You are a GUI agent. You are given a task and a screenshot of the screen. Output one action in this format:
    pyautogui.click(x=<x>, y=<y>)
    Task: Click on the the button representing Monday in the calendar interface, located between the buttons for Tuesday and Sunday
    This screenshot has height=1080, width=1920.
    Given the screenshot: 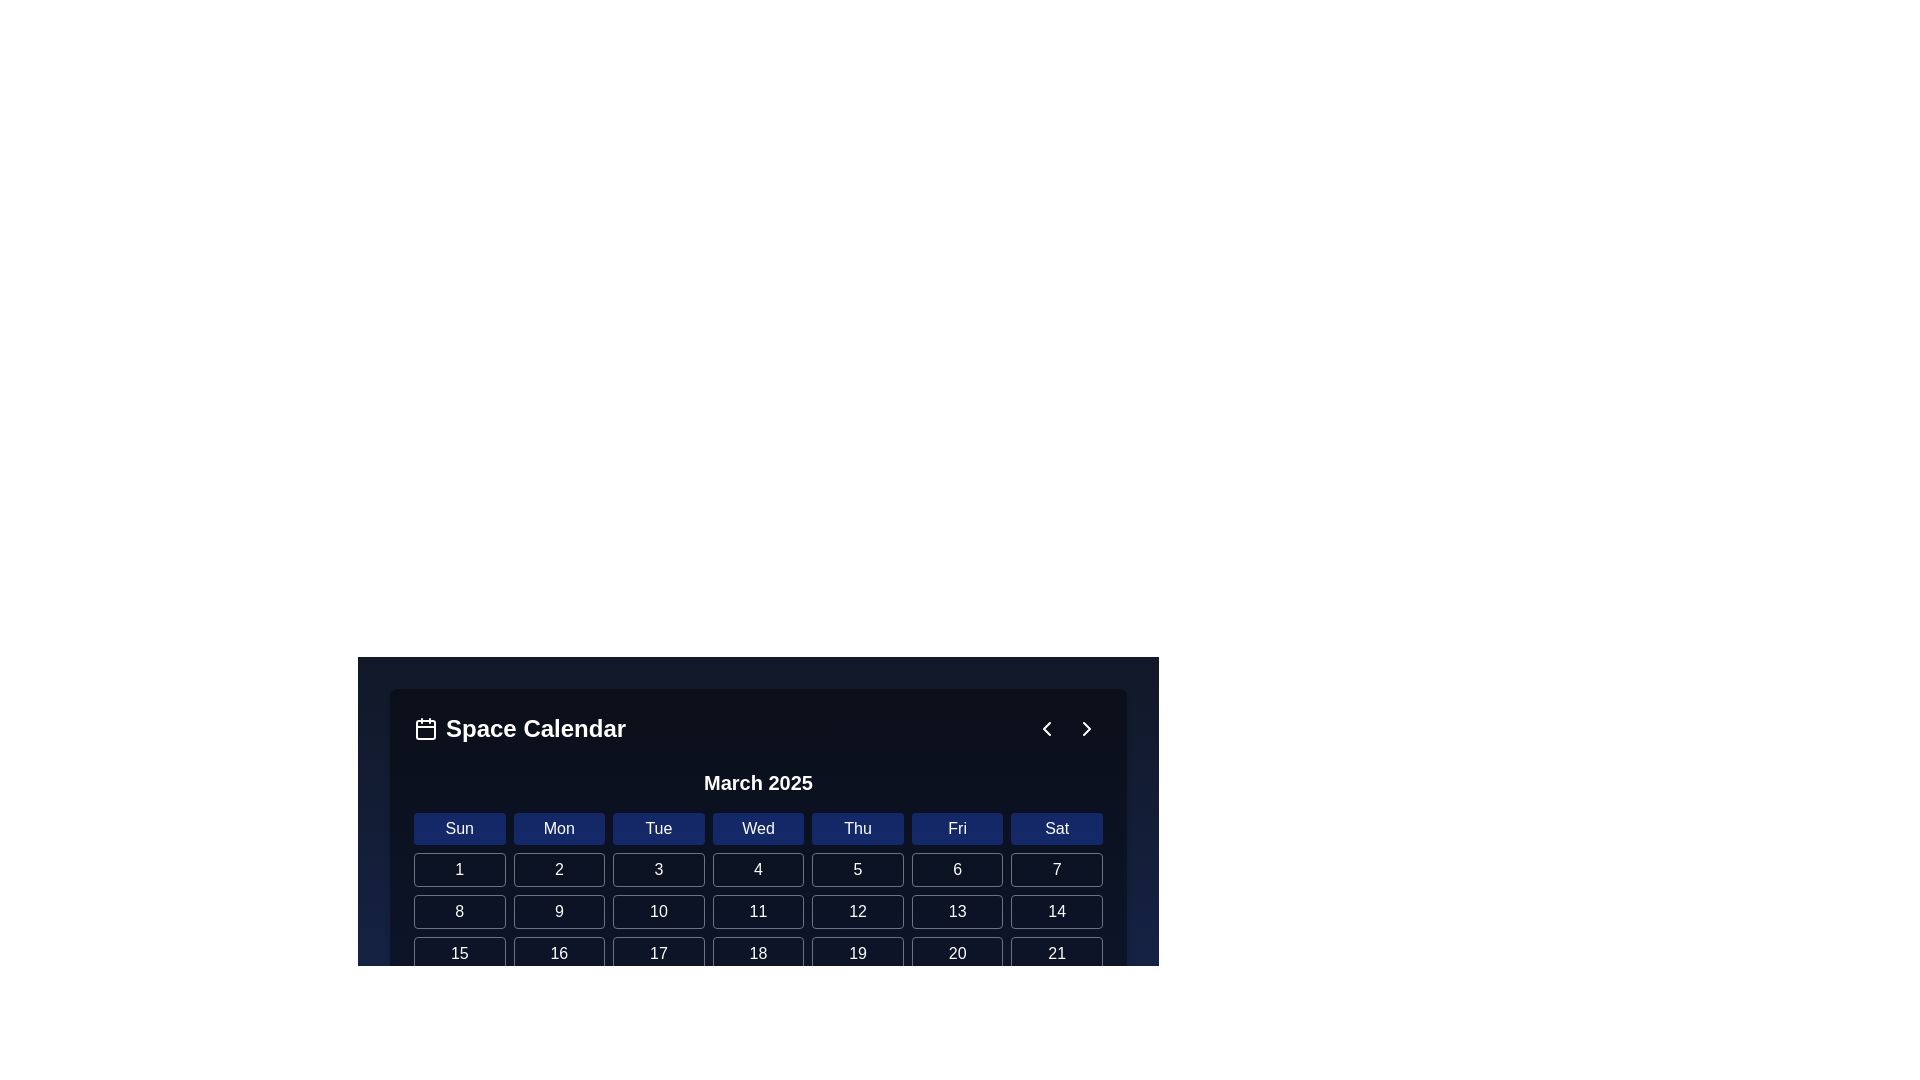 What is the action you would take?
    pyautogui.click(x=559, y=829)
    